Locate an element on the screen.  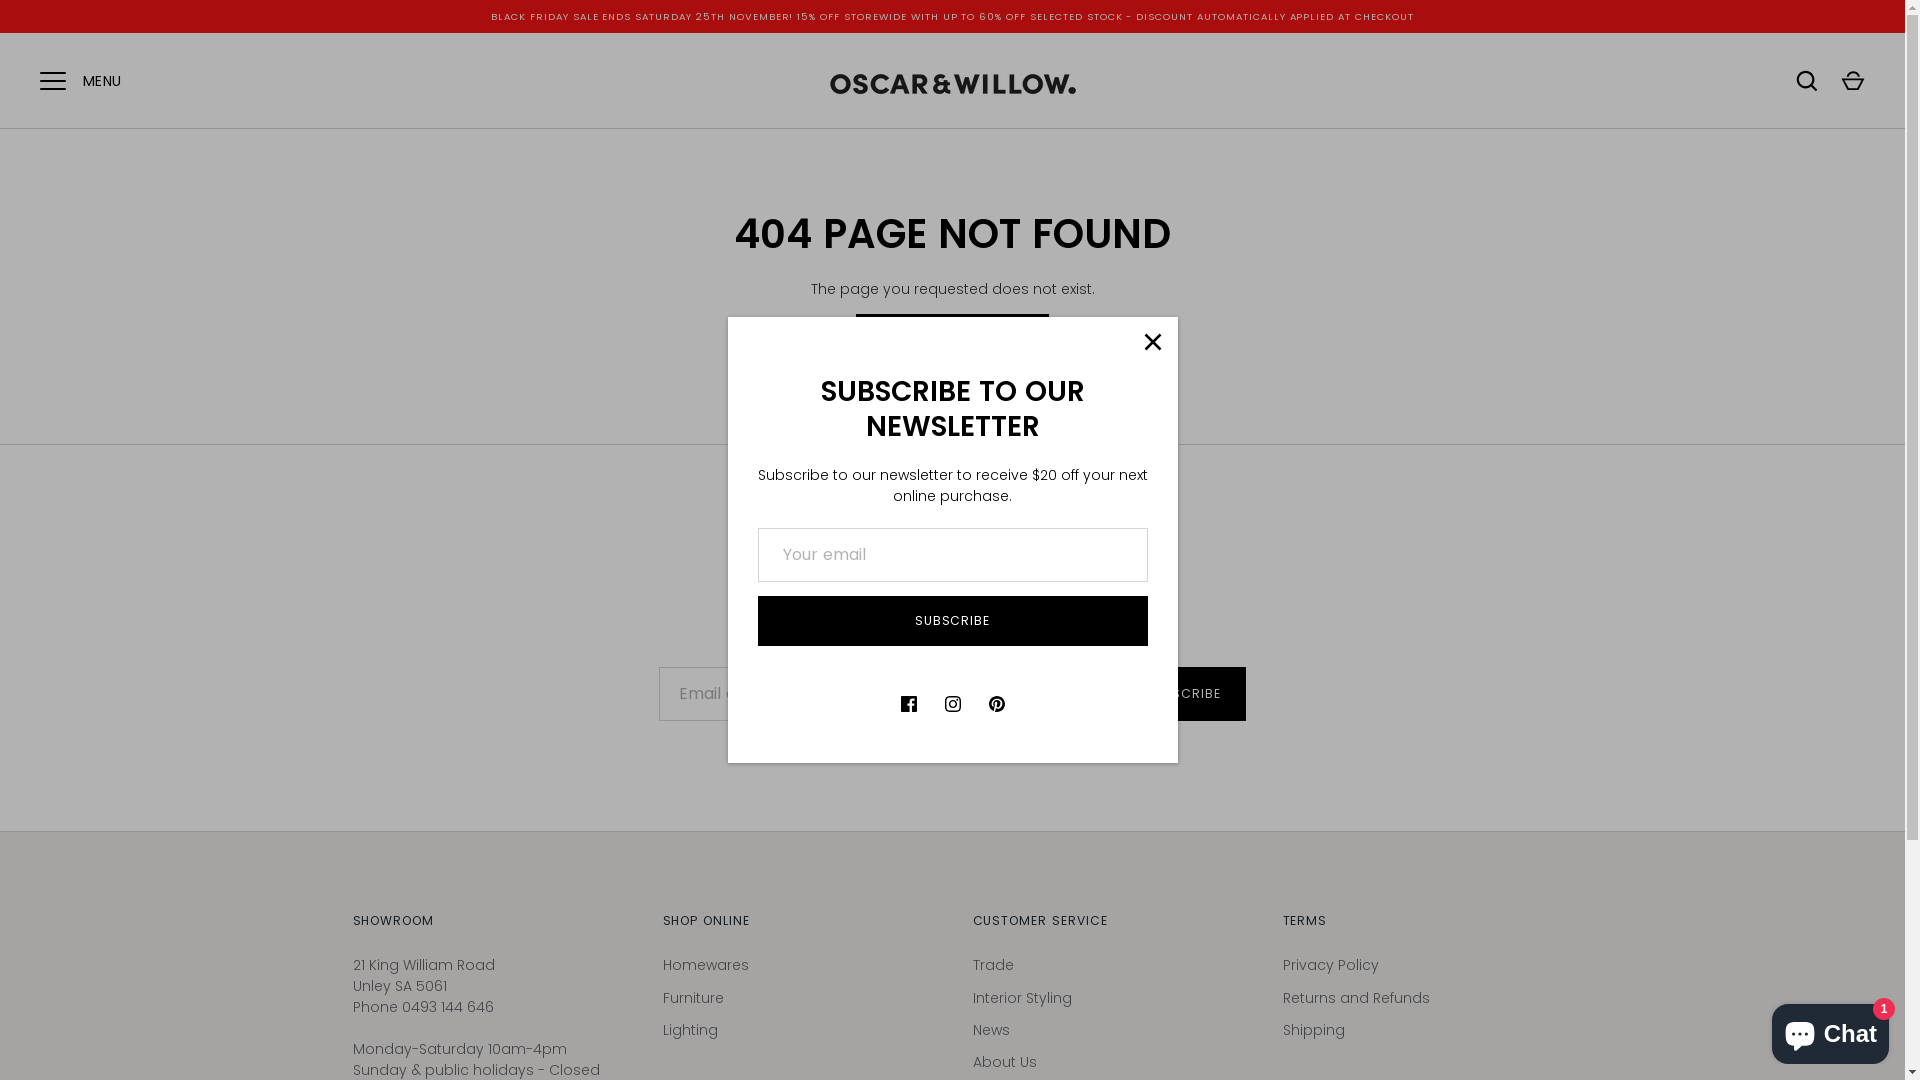
'About Us' is located at coordinates (1003, 1060).